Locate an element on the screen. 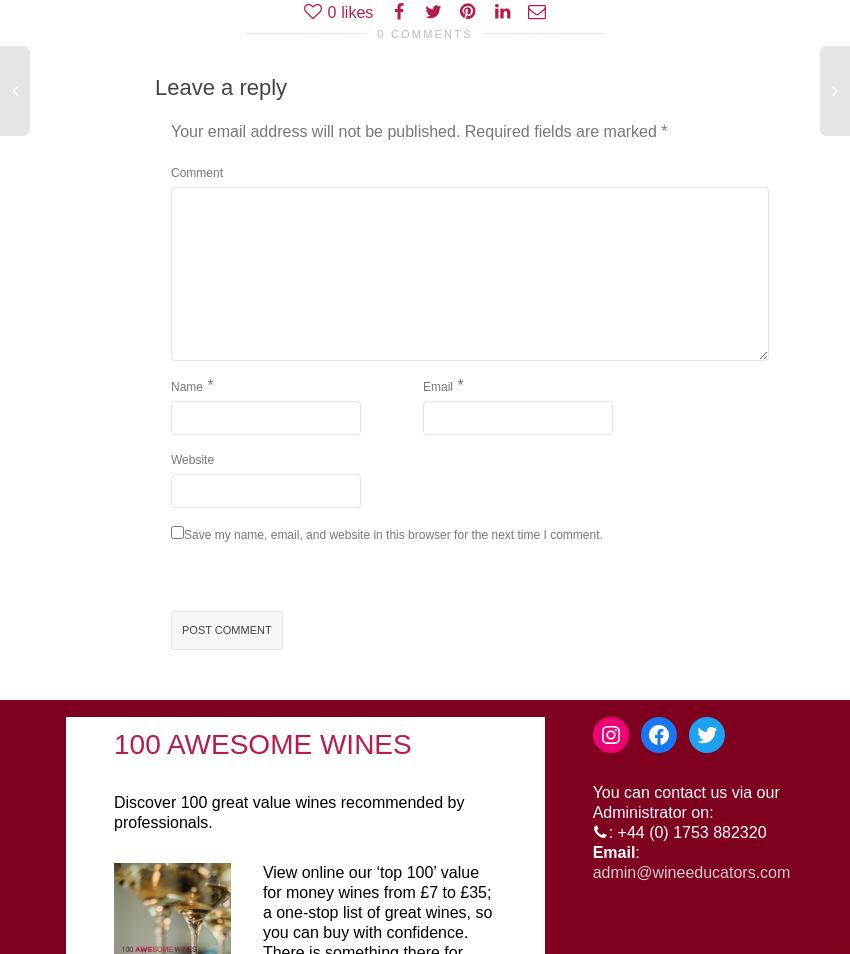 Image resolution: width=850 pixels, height=954 pixels. 'Required fields are marked' is located at coordinates (463, 130).